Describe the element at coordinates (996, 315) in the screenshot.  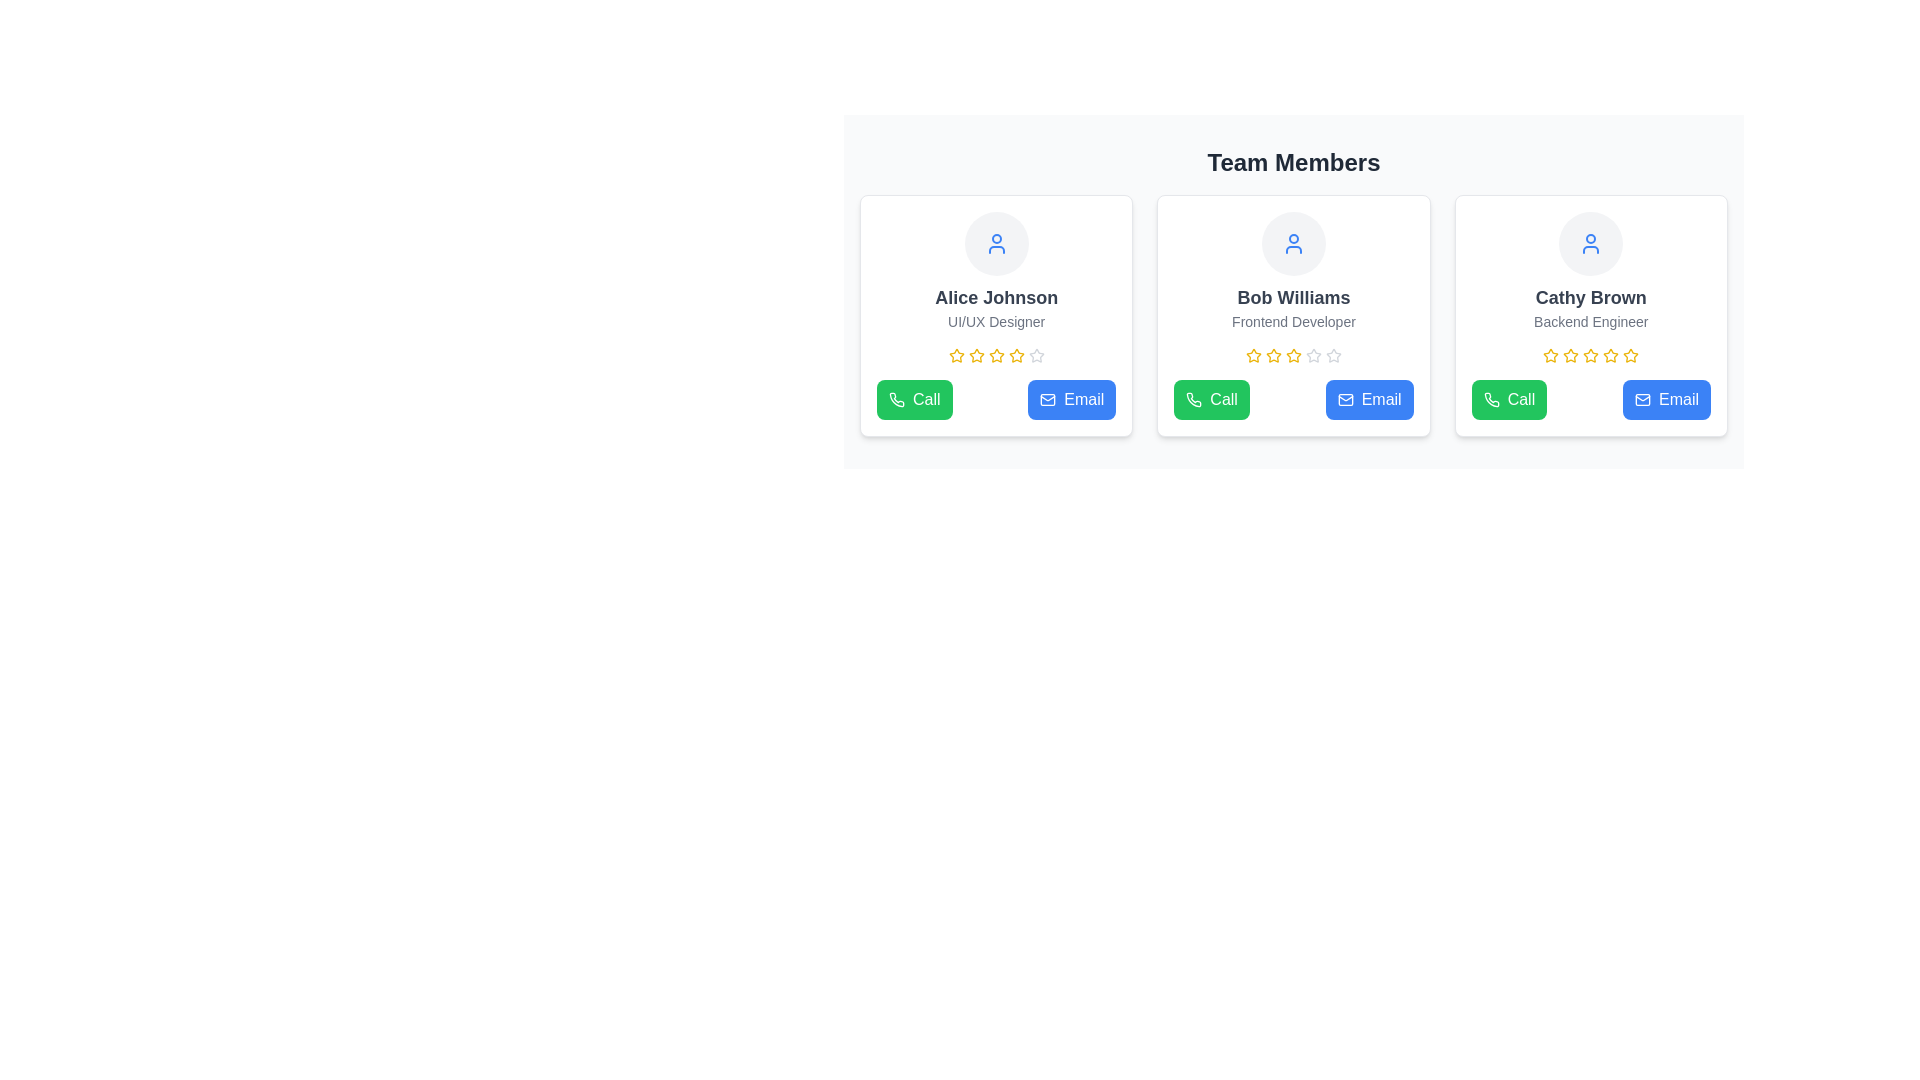
I see `the first card component in the grid layout, which contains the text 'Alice Johnson' and the title 'UI/UX Designer'` at that location.